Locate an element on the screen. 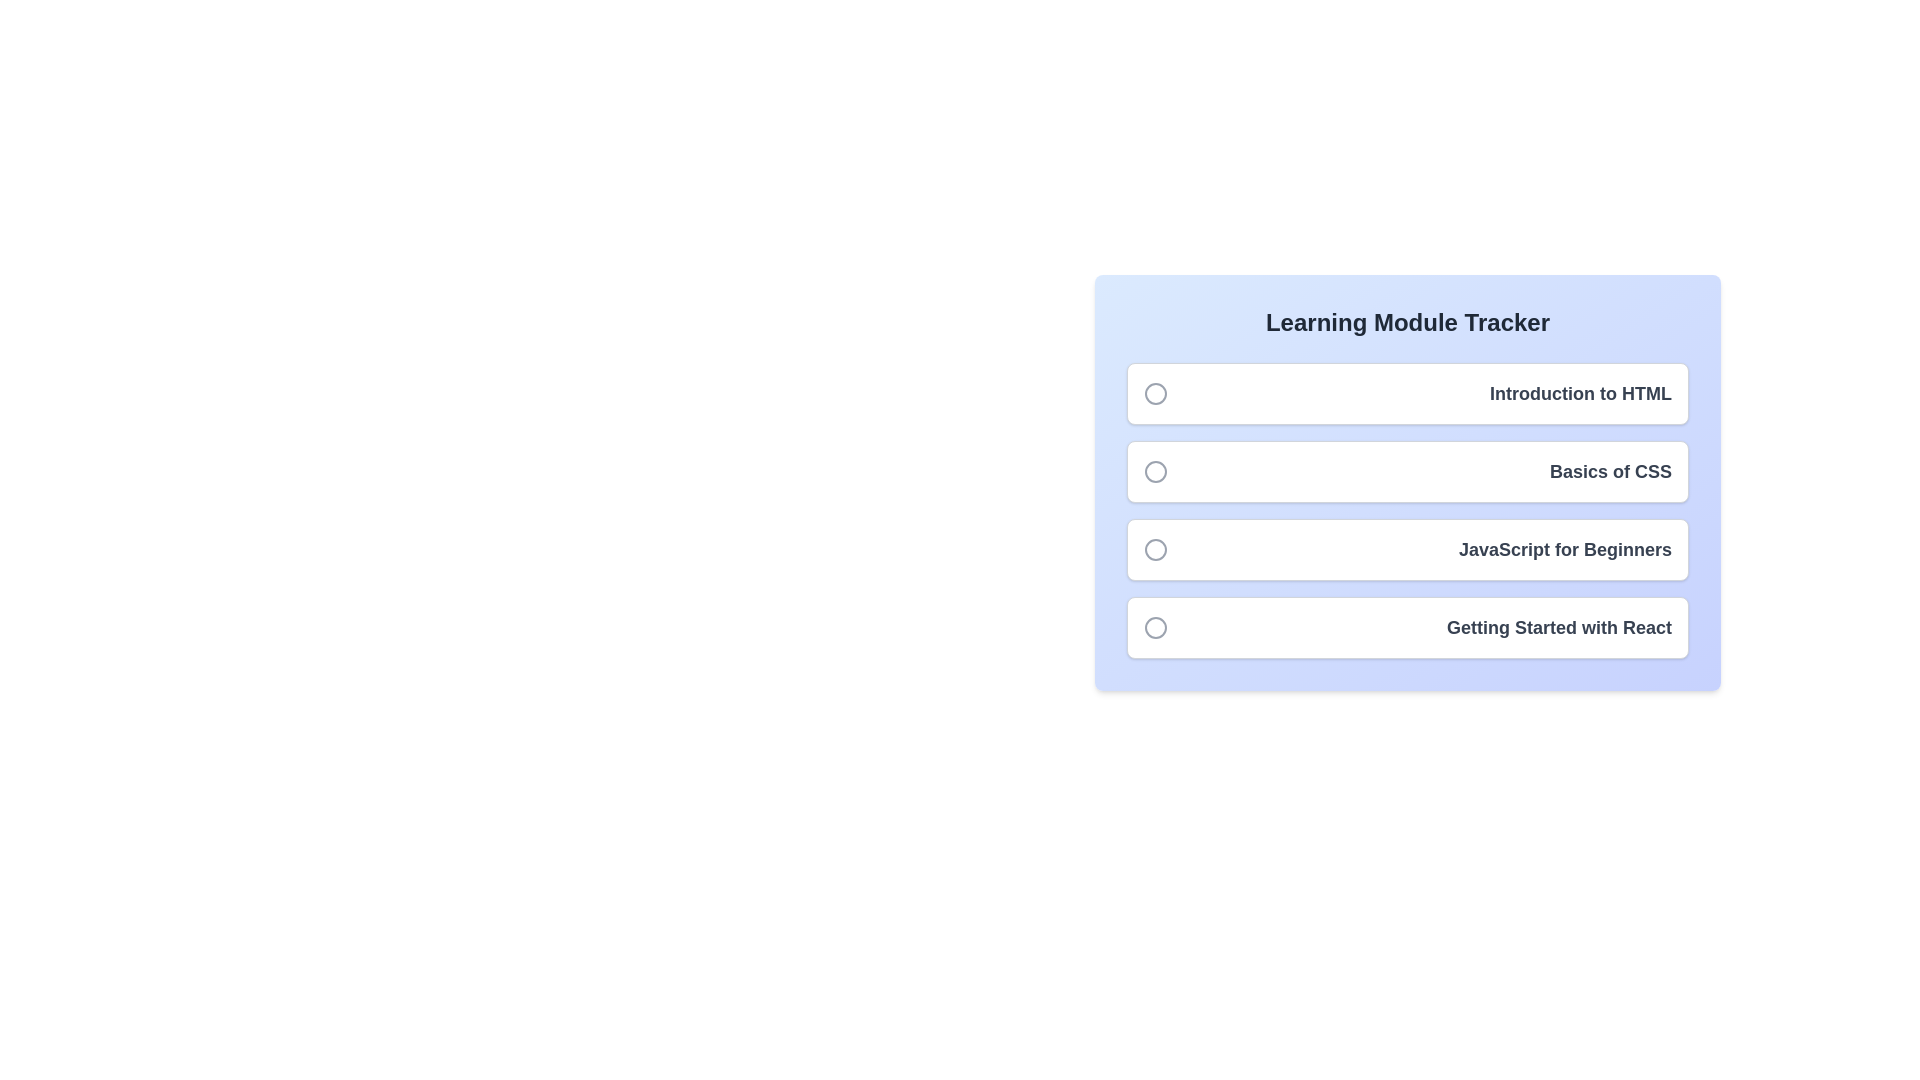  the learning module list item titled 'JavaScript for Beginners' is located at coordinates (1406, 550).